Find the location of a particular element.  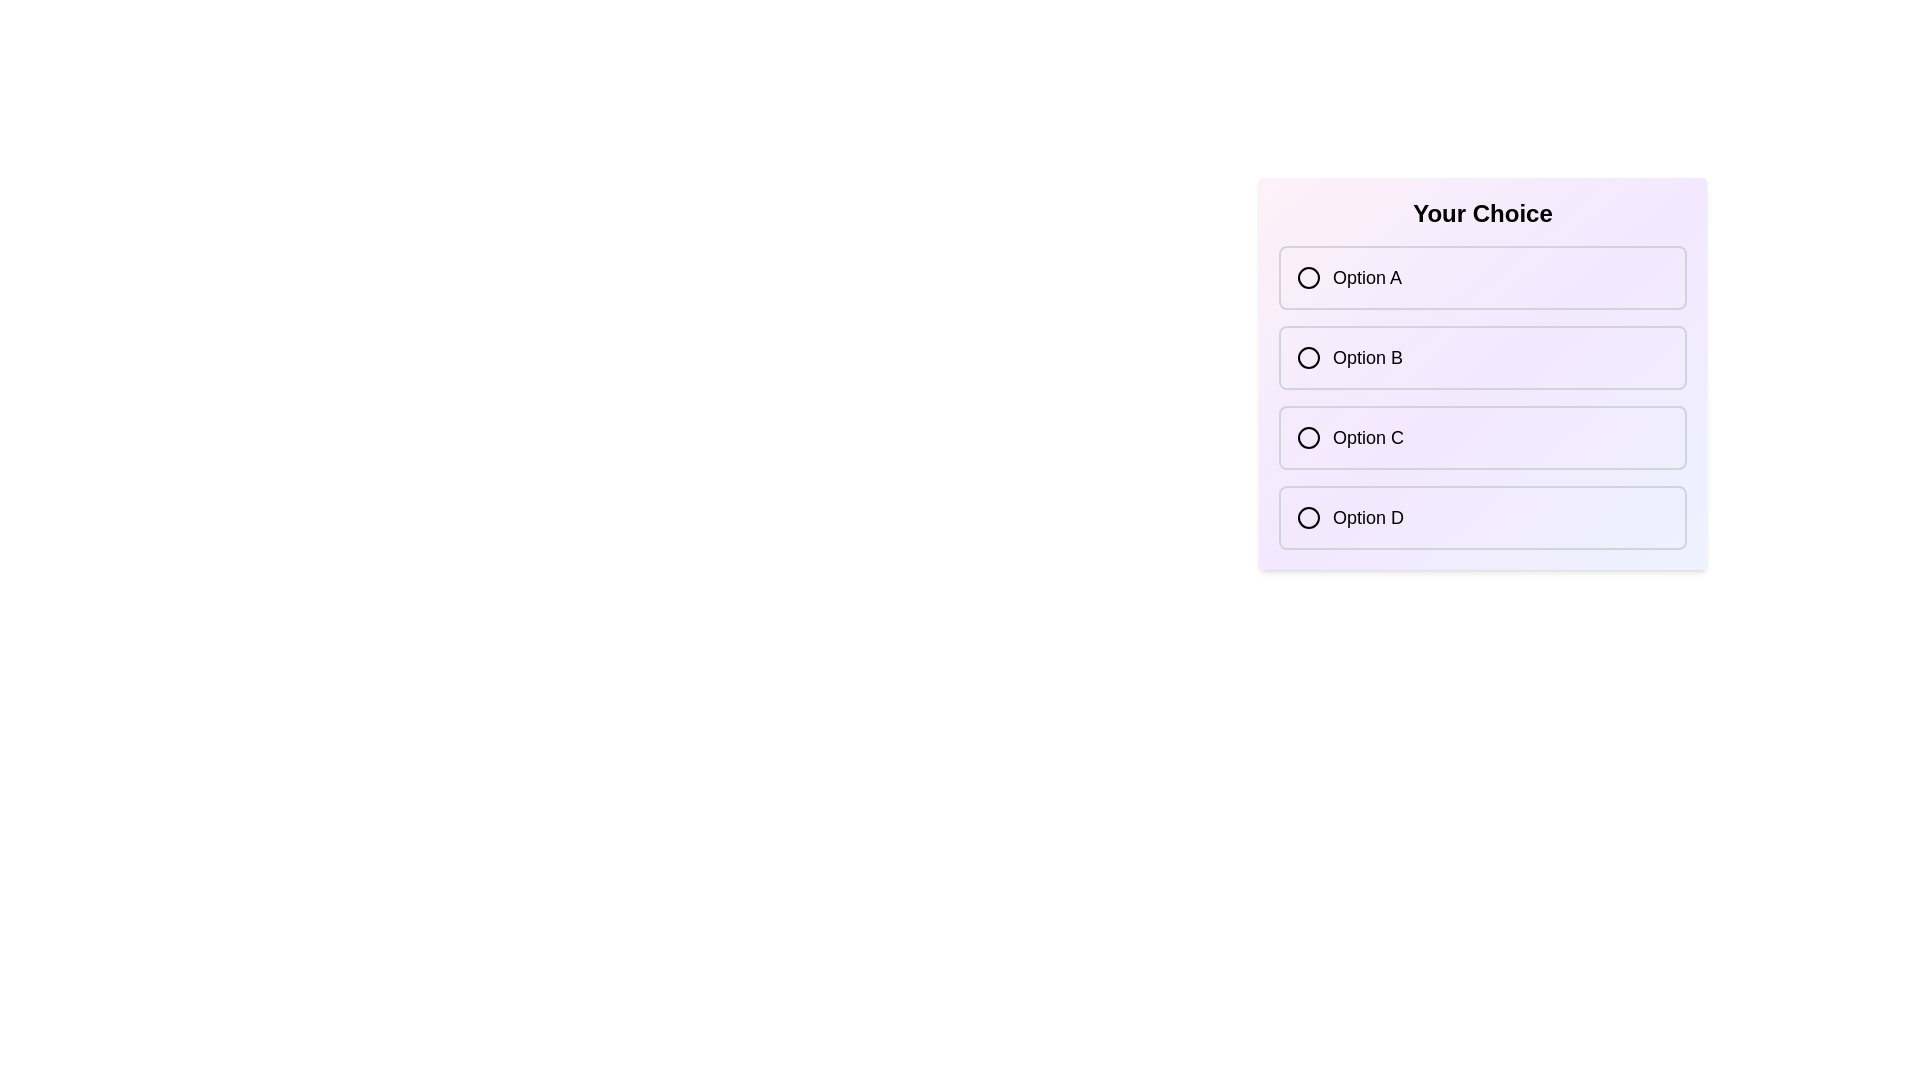

the option Option B from the list is located at coordinates (1483, 357).